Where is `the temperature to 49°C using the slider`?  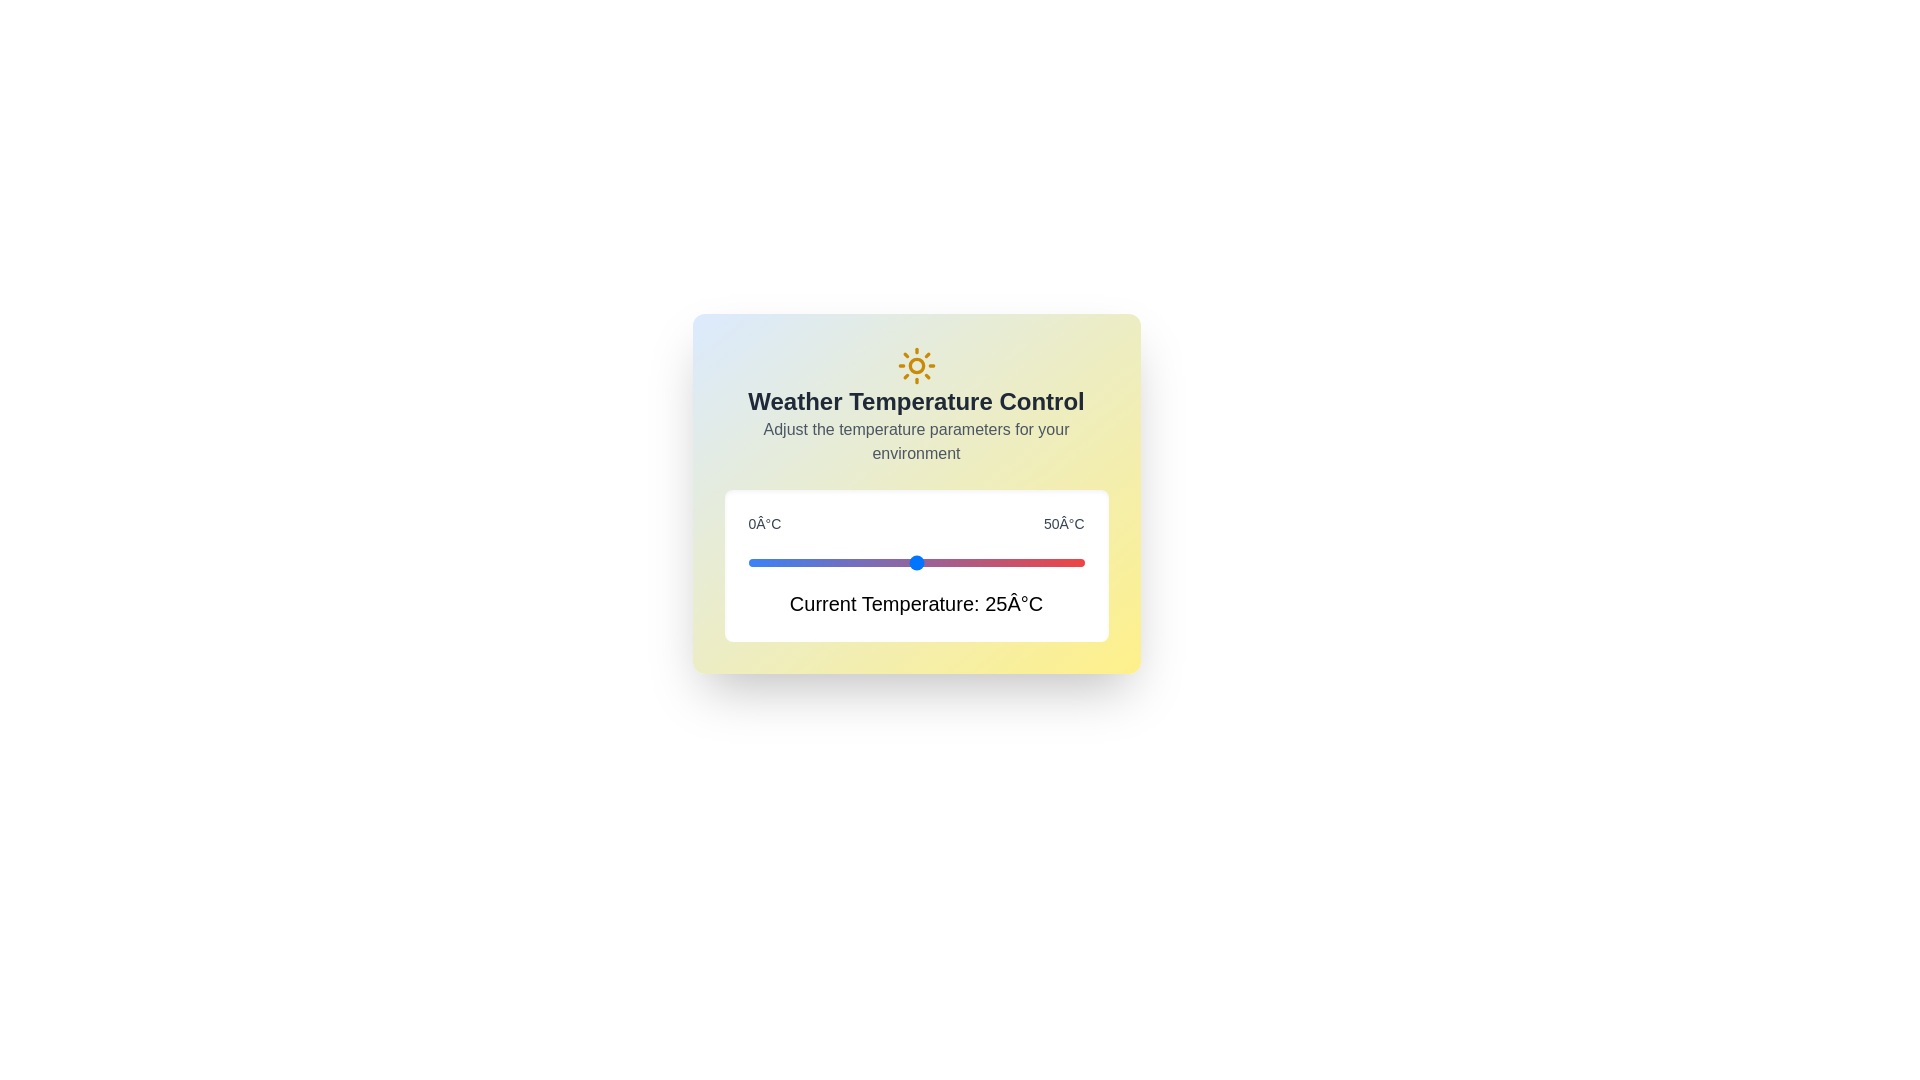 the temperature to 49°C using the slider is located at coordinates (1076, 563).